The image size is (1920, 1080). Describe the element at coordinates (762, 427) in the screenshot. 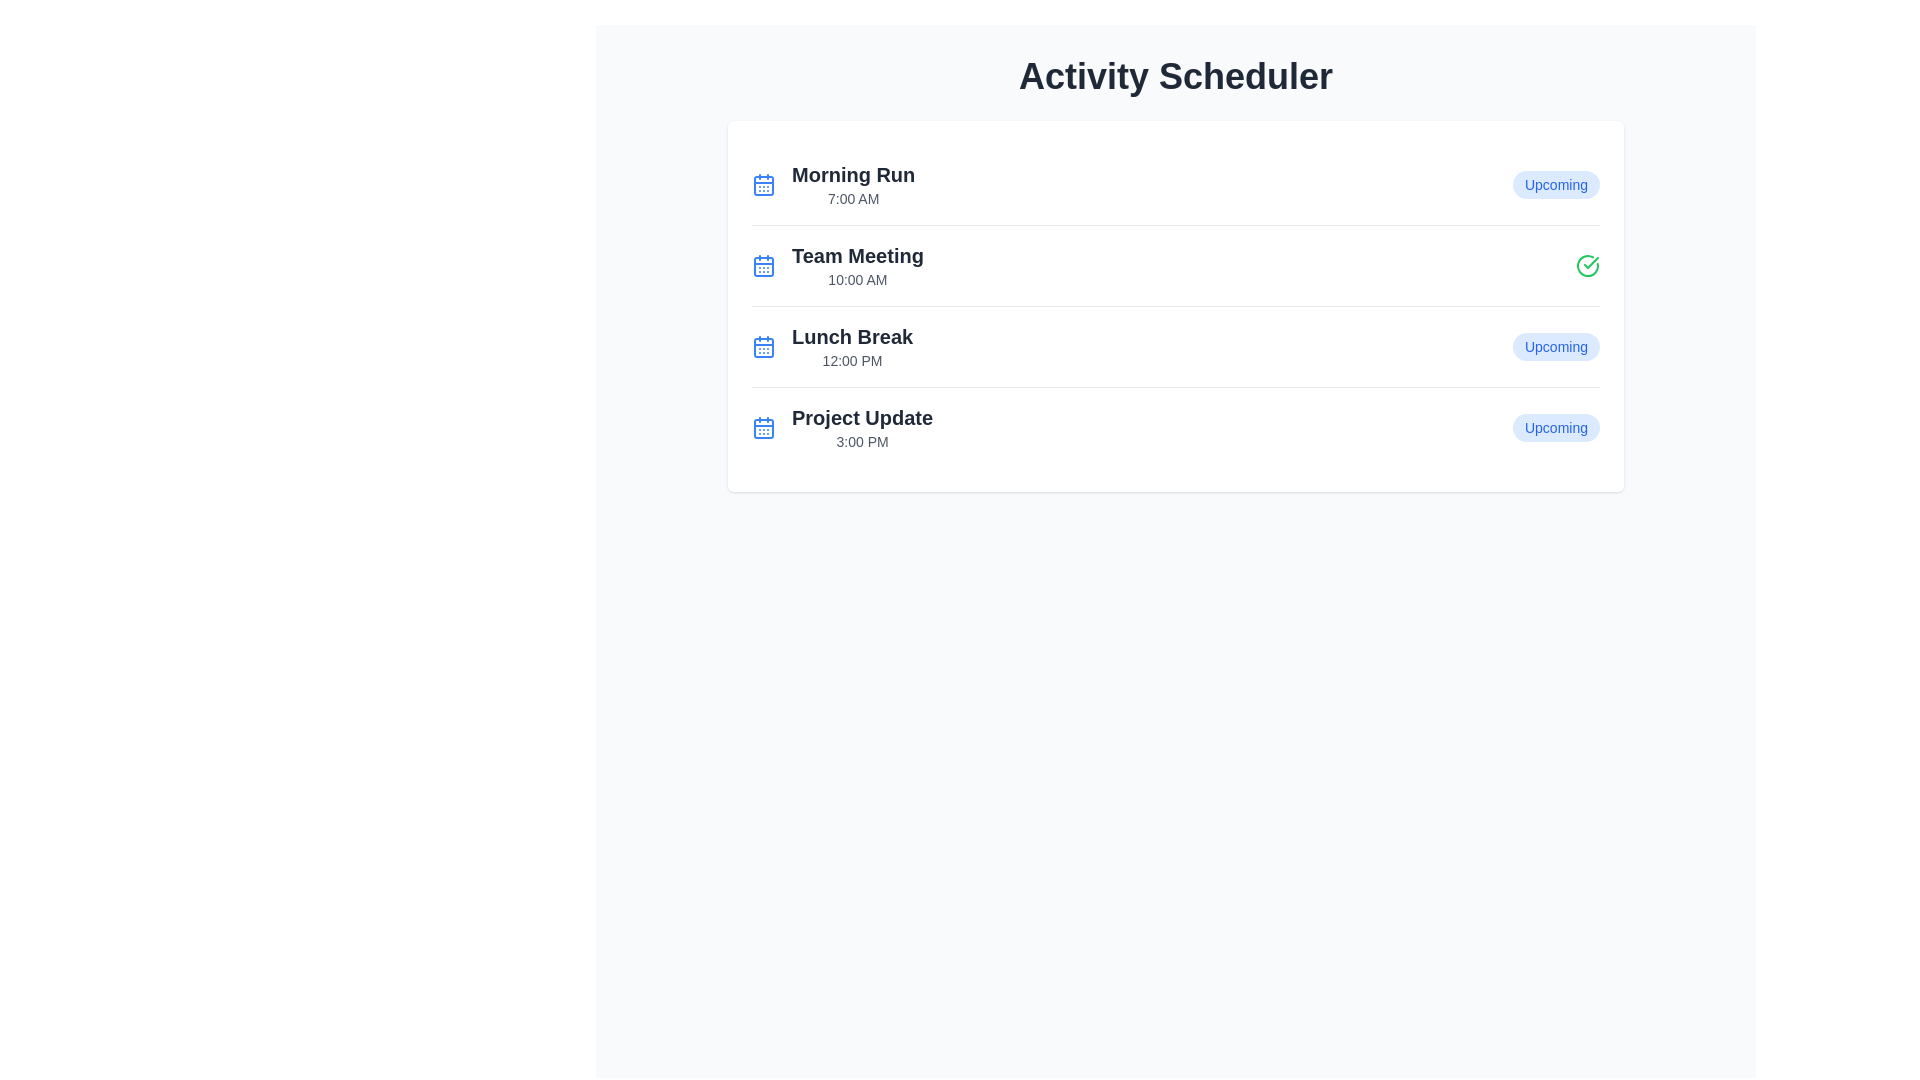

I see `the interactive calendar icon located to the left of the text 'Project Update' in the Activity Scheduler section, which is the fourth icon in the vertical list of events` at that location.